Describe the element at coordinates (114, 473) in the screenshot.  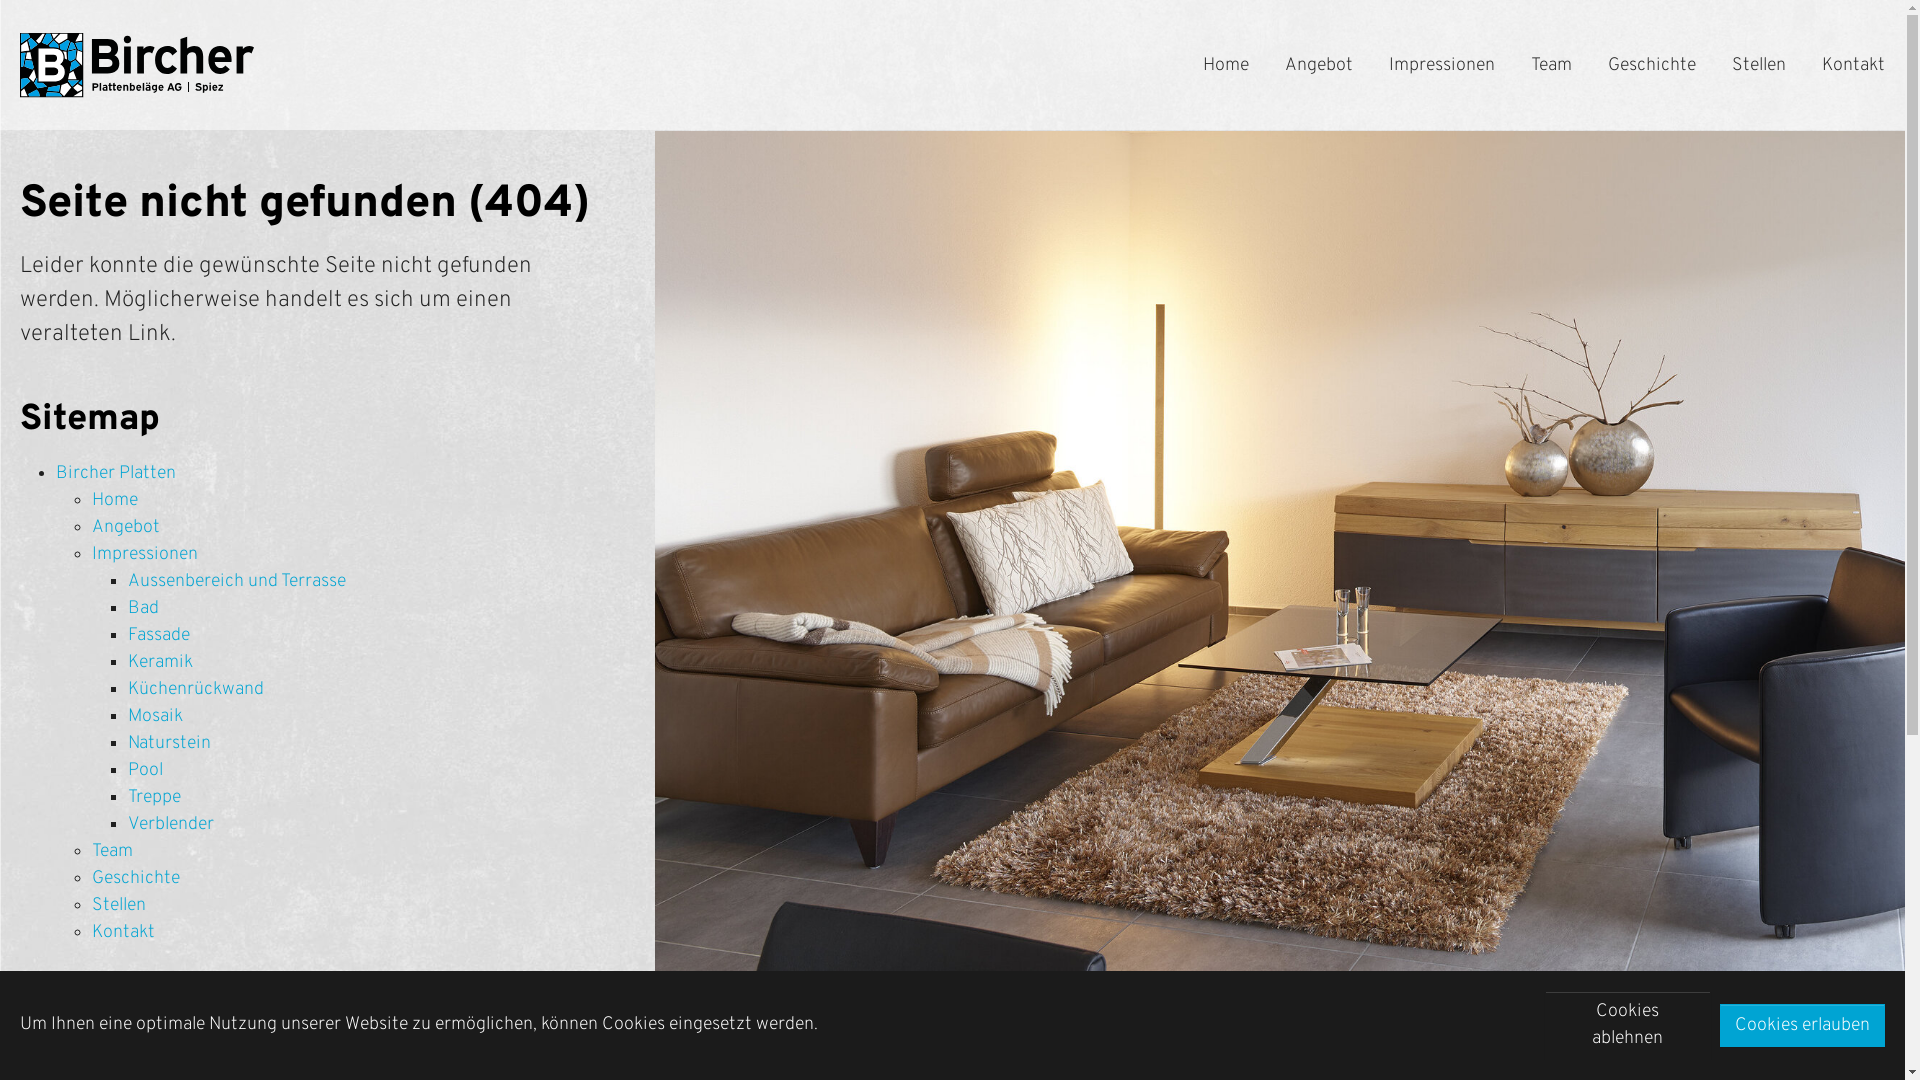
I see `'Bircher Platten'` at that location.